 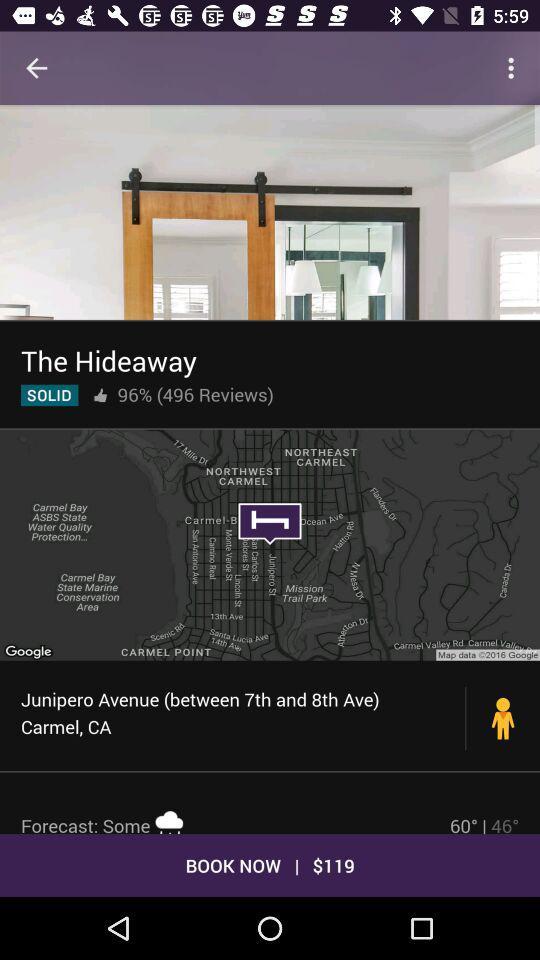 I want to click on item above junipero avenue between icon, so click(x=270, y=545).